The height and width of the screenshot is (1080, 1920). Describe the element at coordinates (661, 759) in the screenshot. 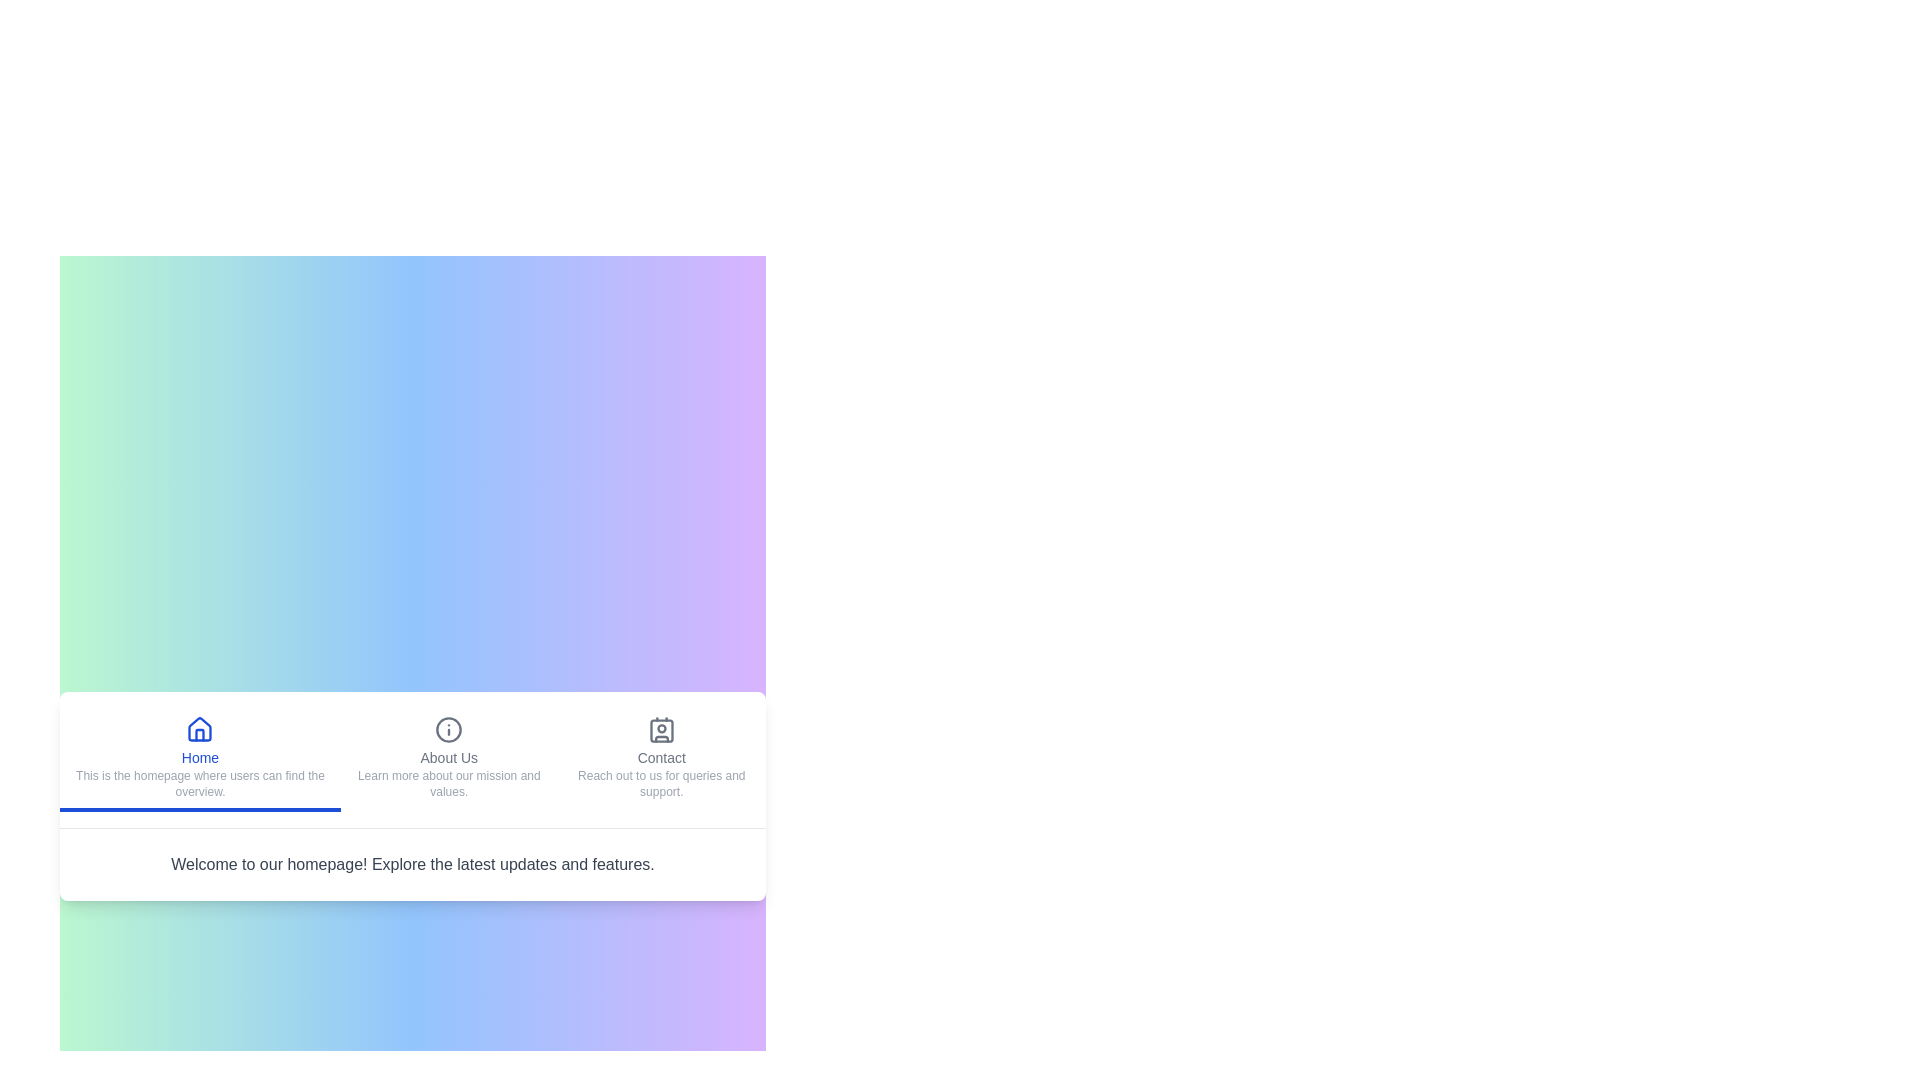

I see `the Contact tab to view the hover effect` at that location.